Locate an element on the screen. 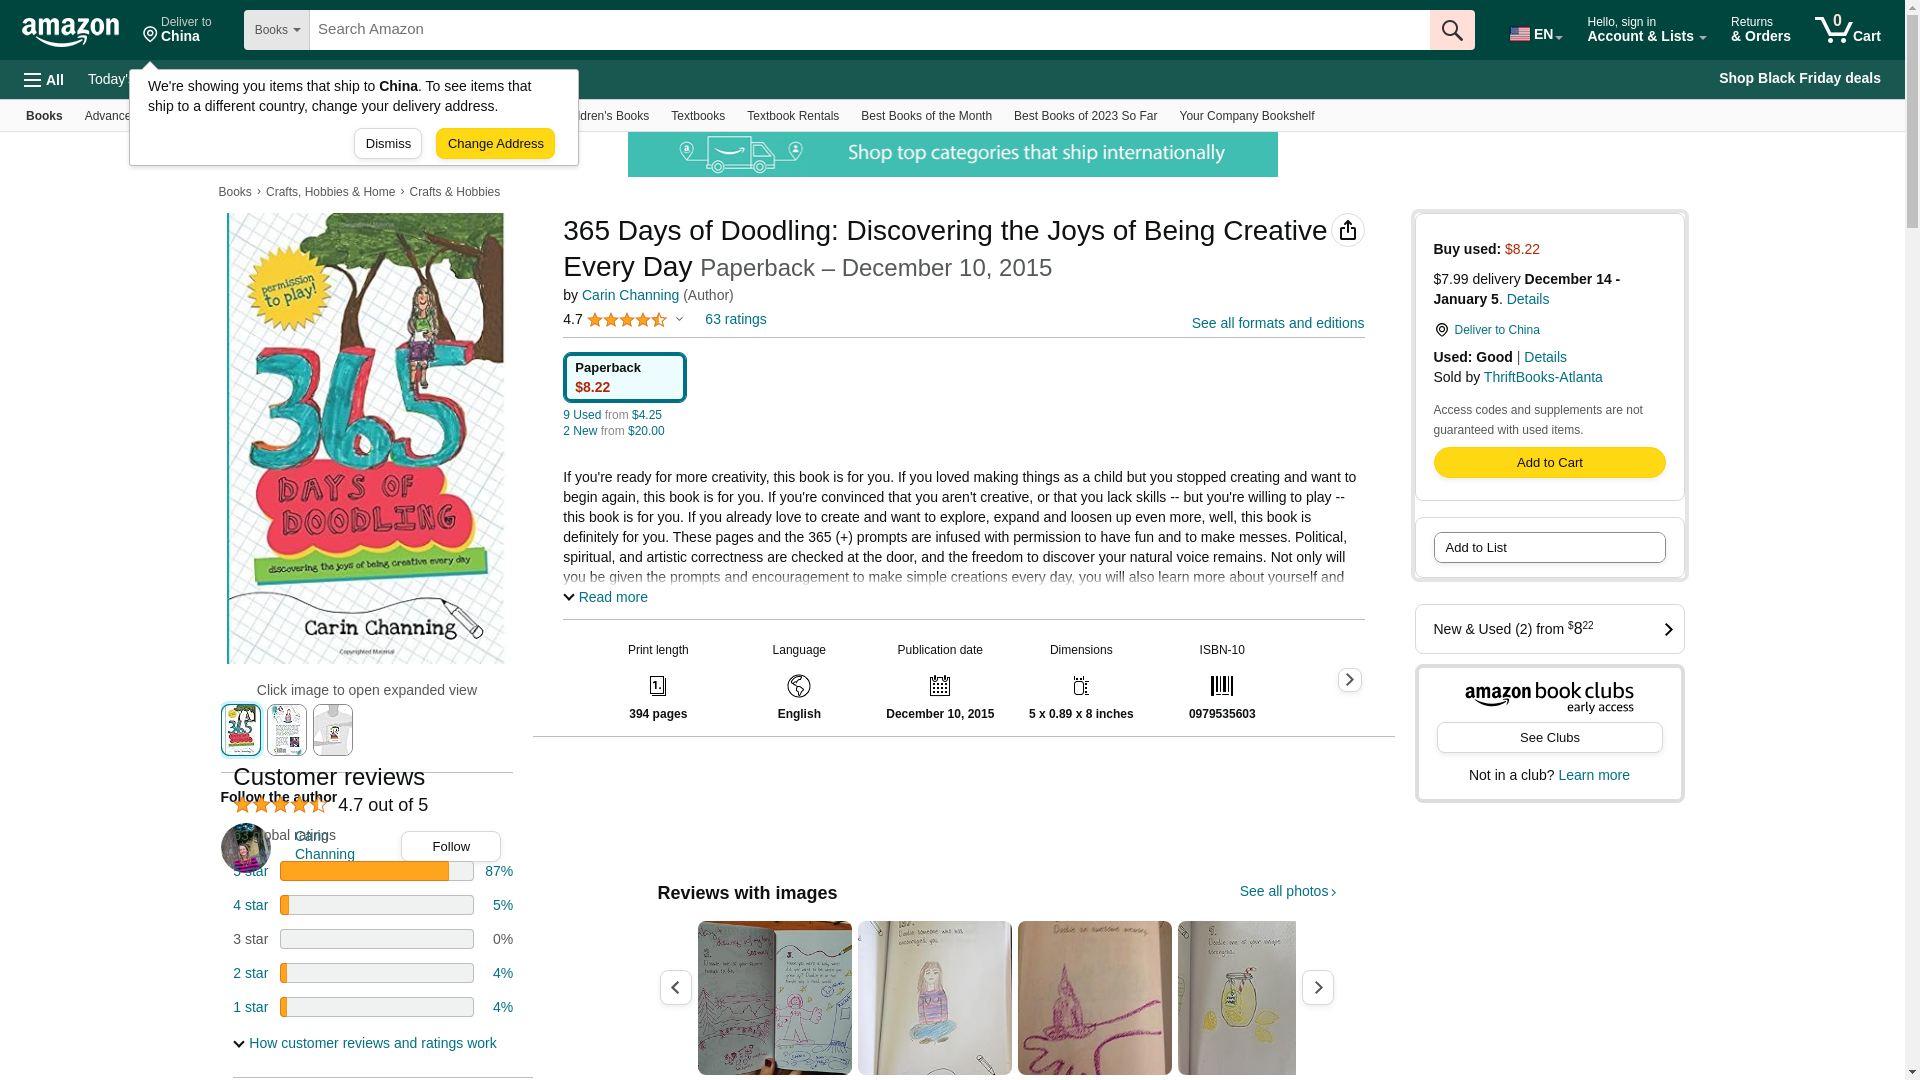  '4%' is located at coordinates (503, 1006).